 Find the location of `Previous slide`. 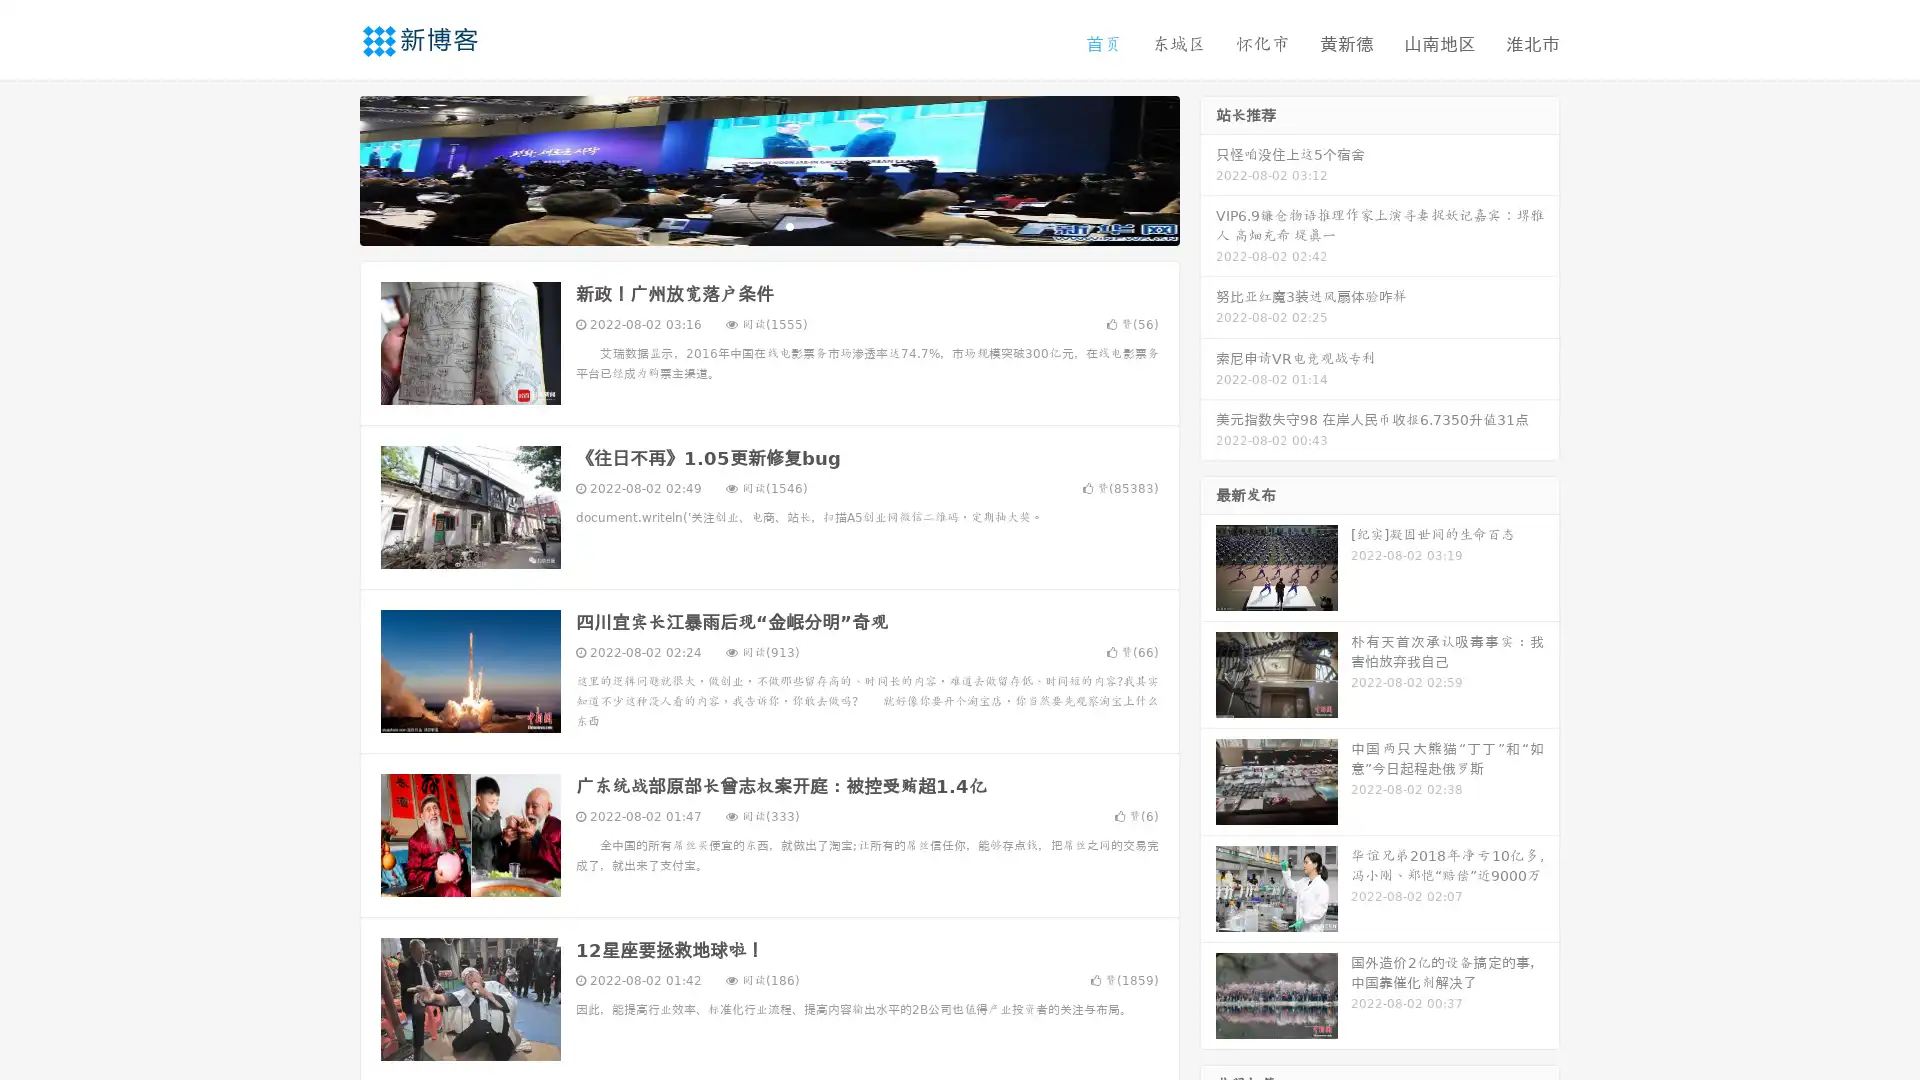

Previous slide is located at coordinates (330, 168).